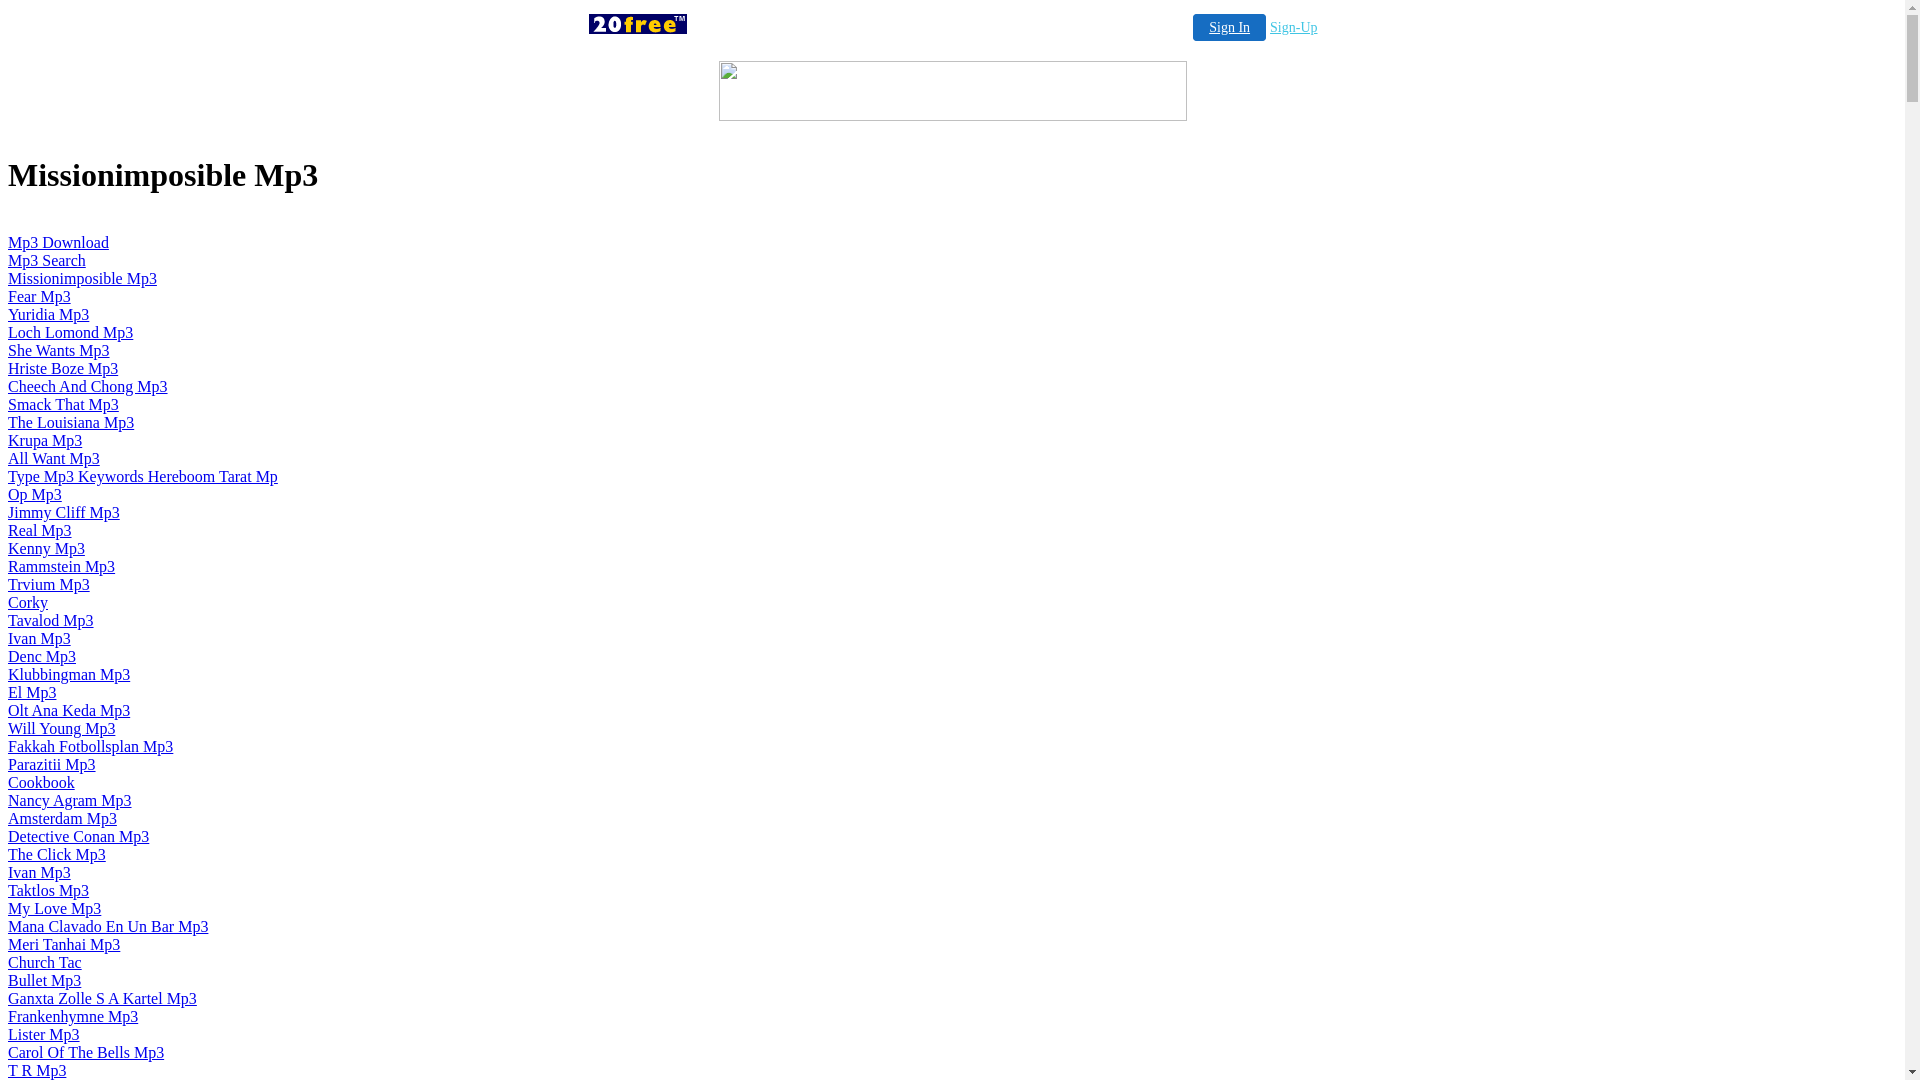 This screenshot has height=1080, width=1920. What do you see at coordinates (107, 926) in the screenshot?
I see `'Mana Clavado En Un Bar Mp3'` at bounding box center [107, 926].